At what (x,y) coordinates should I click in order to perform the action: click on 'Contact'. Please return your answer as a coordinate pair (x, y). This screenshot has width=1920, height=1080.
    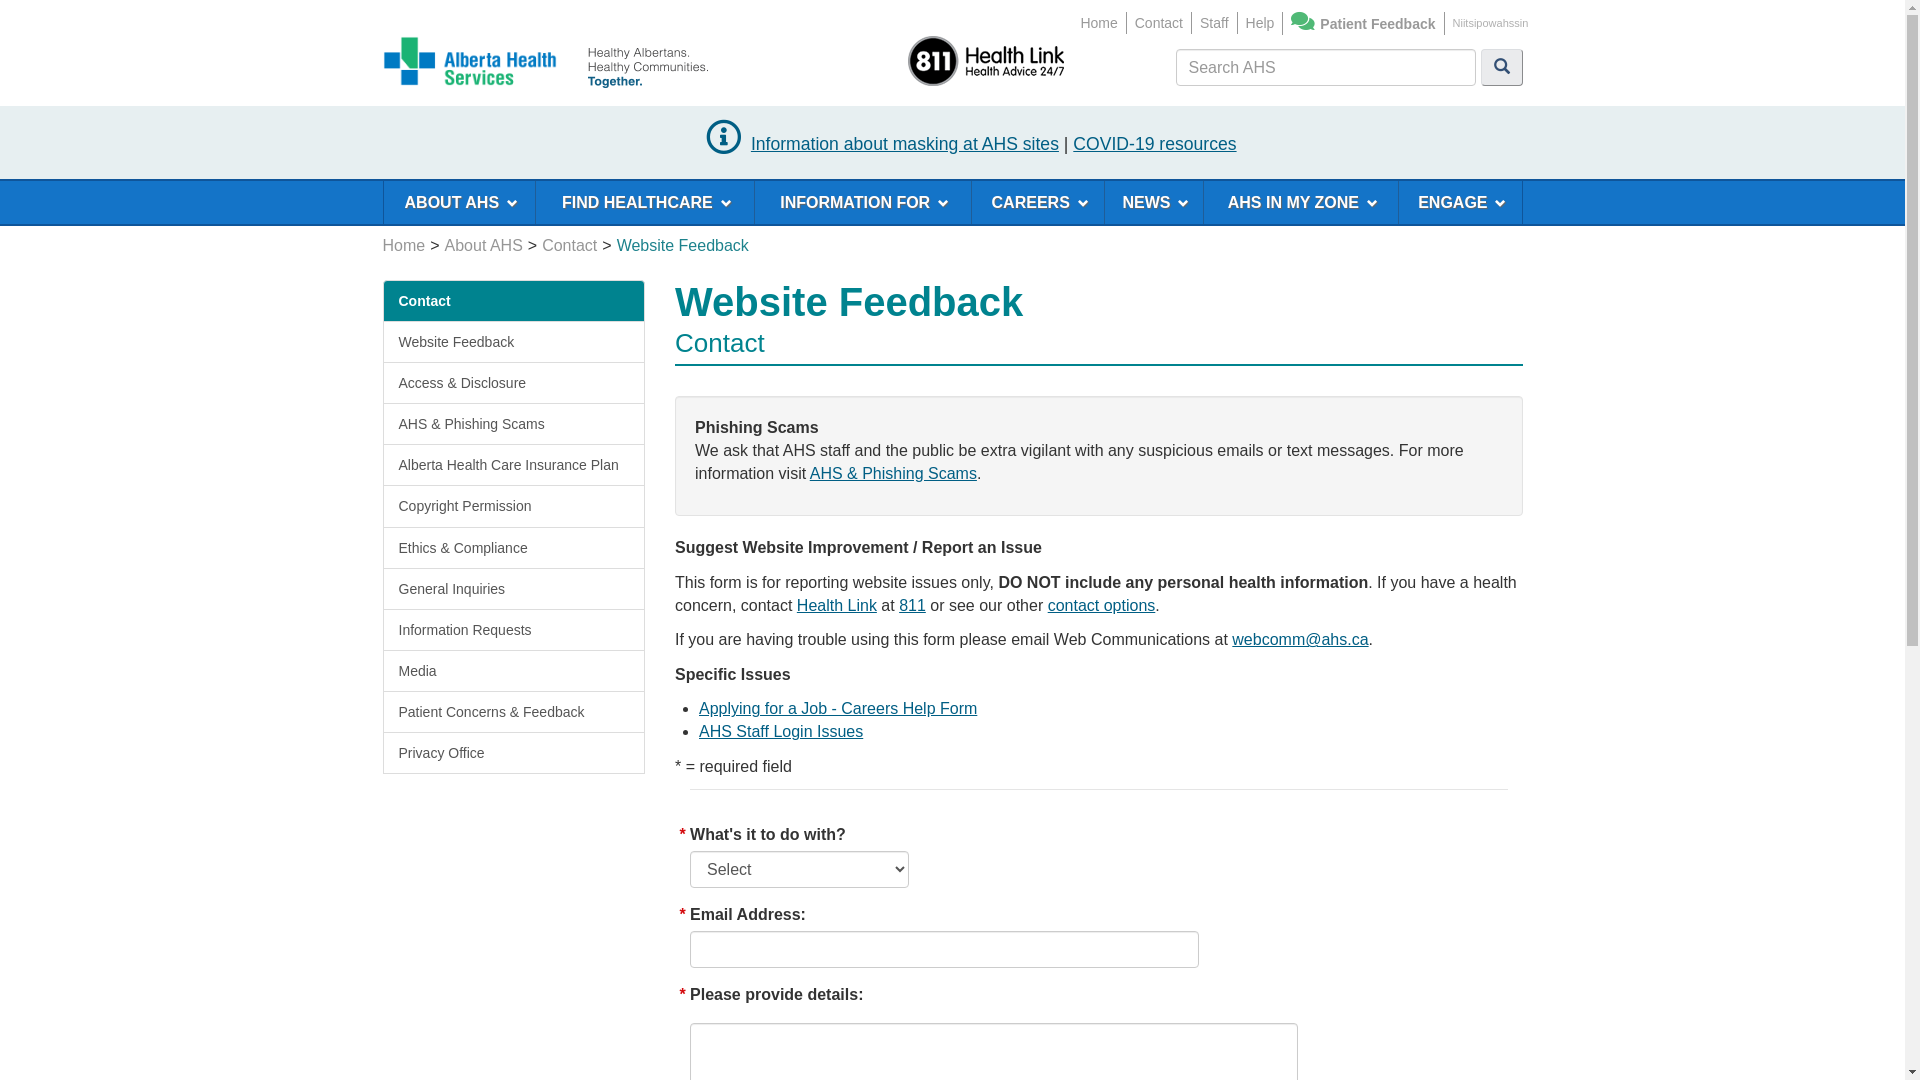
    Looking at the image, I should click on (422, 300).